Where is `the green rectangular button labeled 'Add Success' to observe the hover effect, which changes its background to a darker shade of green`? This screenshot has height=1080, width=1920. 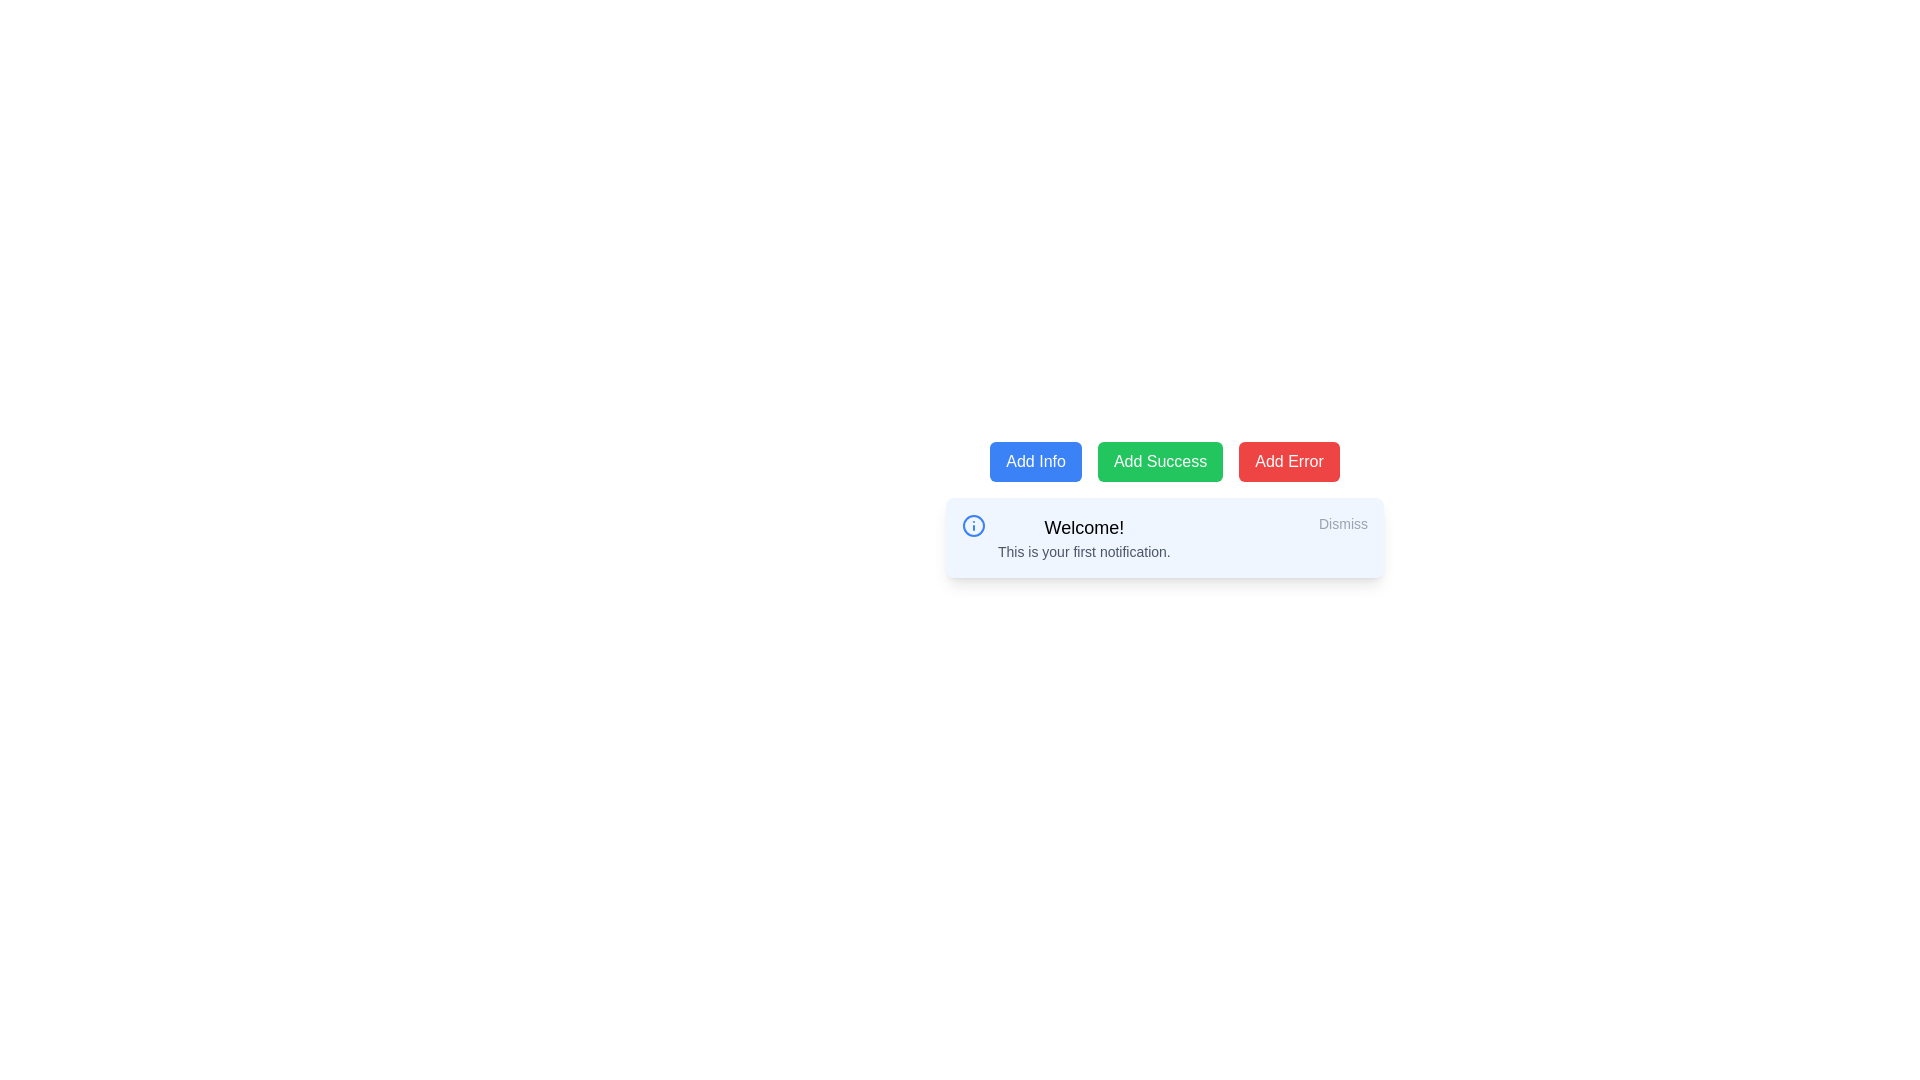 the green rectangular button labeled 'Add Success' to observe the hover effect, which changes its background to a darker shade of green is located at coordinates (1160, 462).